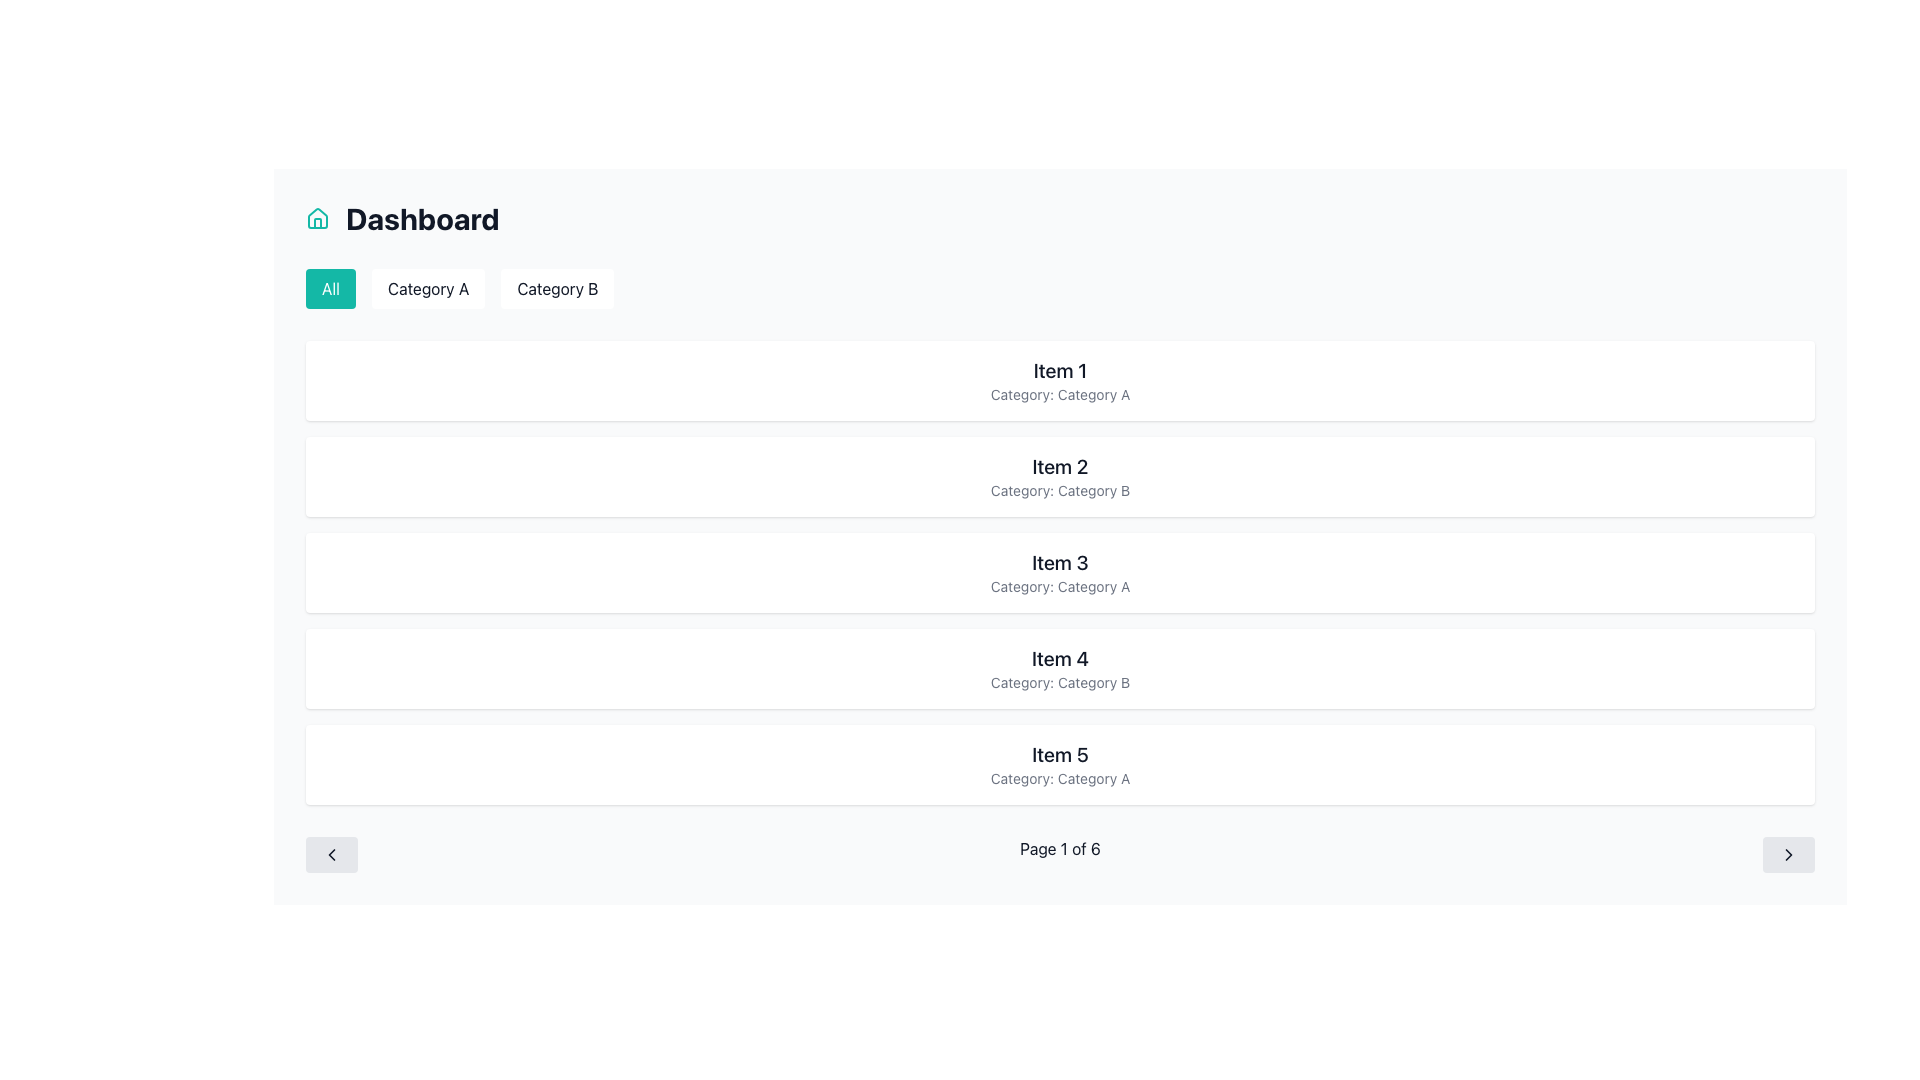  What do you see at coordinates (316, 223) in the screenshot?
I see `the lower section of the teal-colored house icon, which is part of an SVG graphic displayed to the left of the Dashboard heading` at bounding box center [316, 223].